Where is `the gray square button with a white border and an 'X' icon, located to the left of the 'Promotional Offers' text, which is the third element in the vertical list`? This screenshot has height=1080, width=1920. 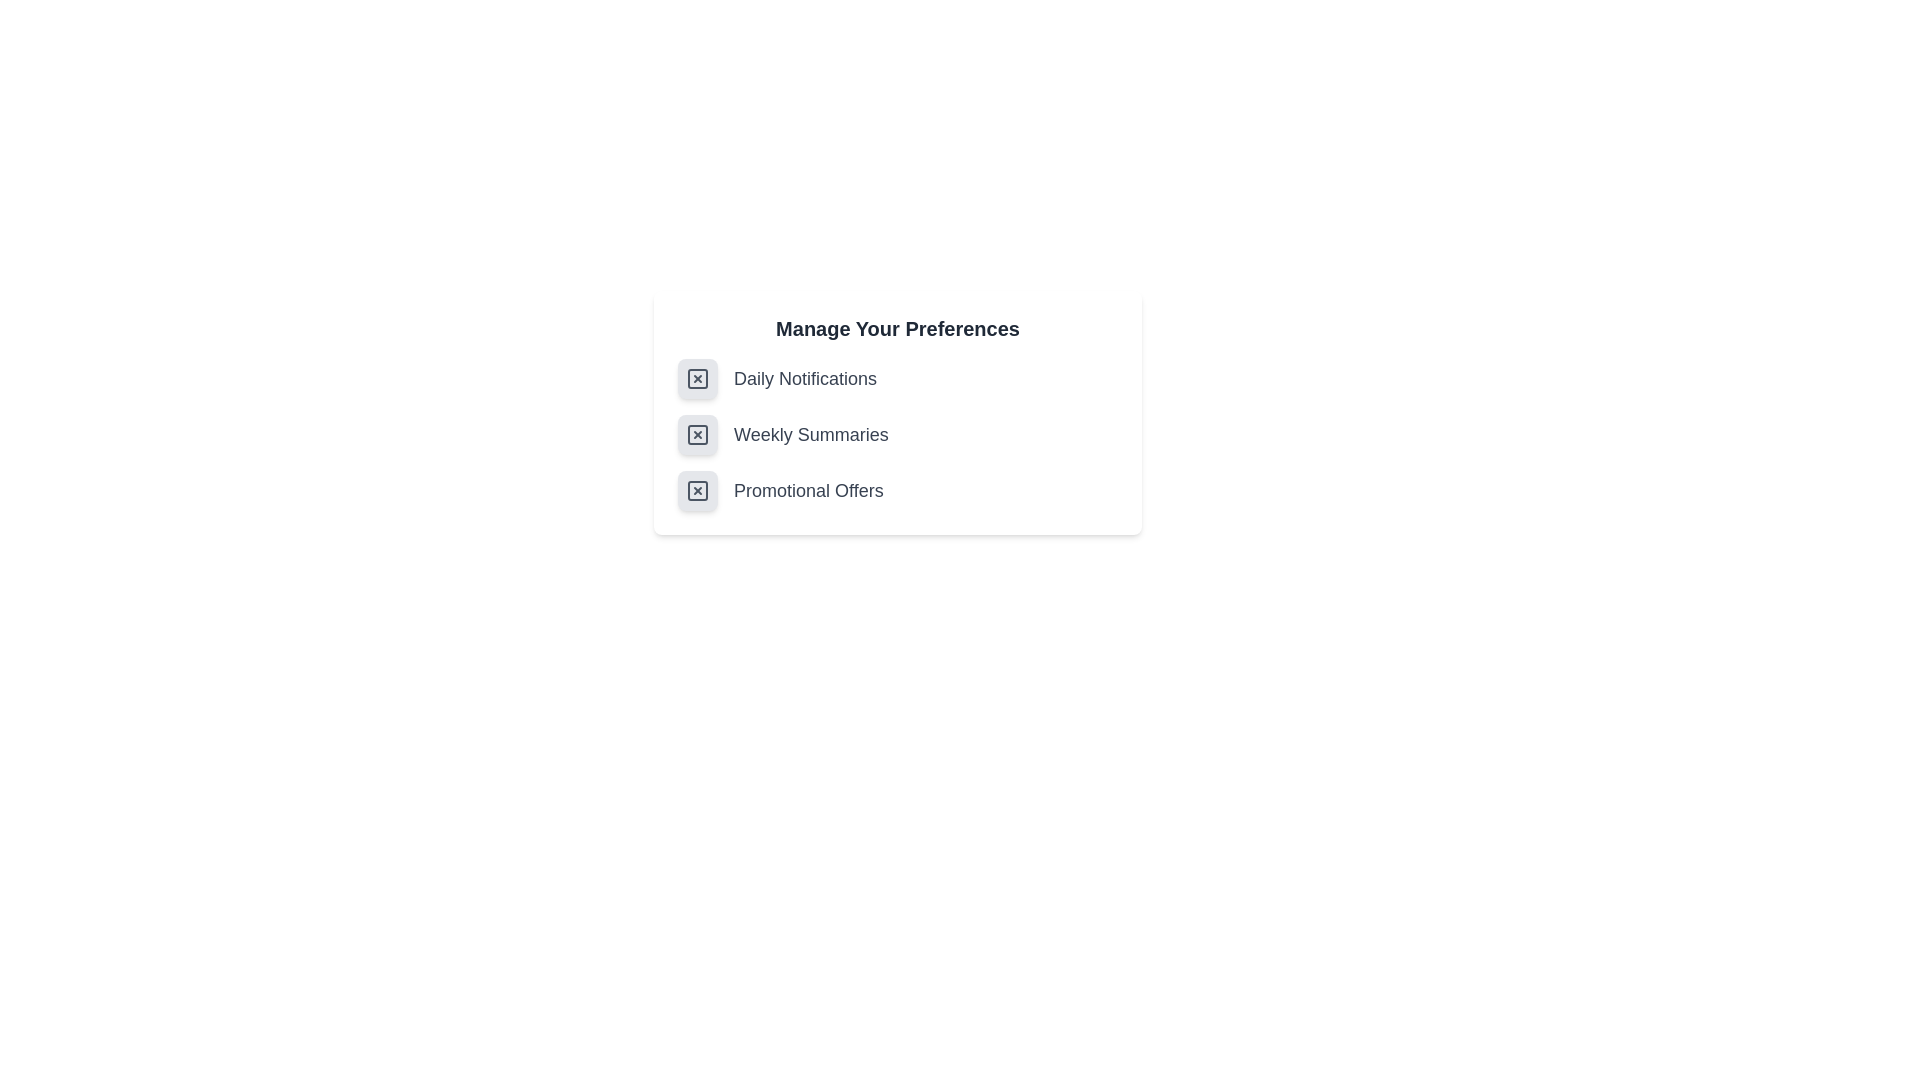
the gray square button with a white border and an 'X' icon, located to the left of the 'Promotional Offers' text, which is the third element in the vertical list is located at coordinates (697, 490).